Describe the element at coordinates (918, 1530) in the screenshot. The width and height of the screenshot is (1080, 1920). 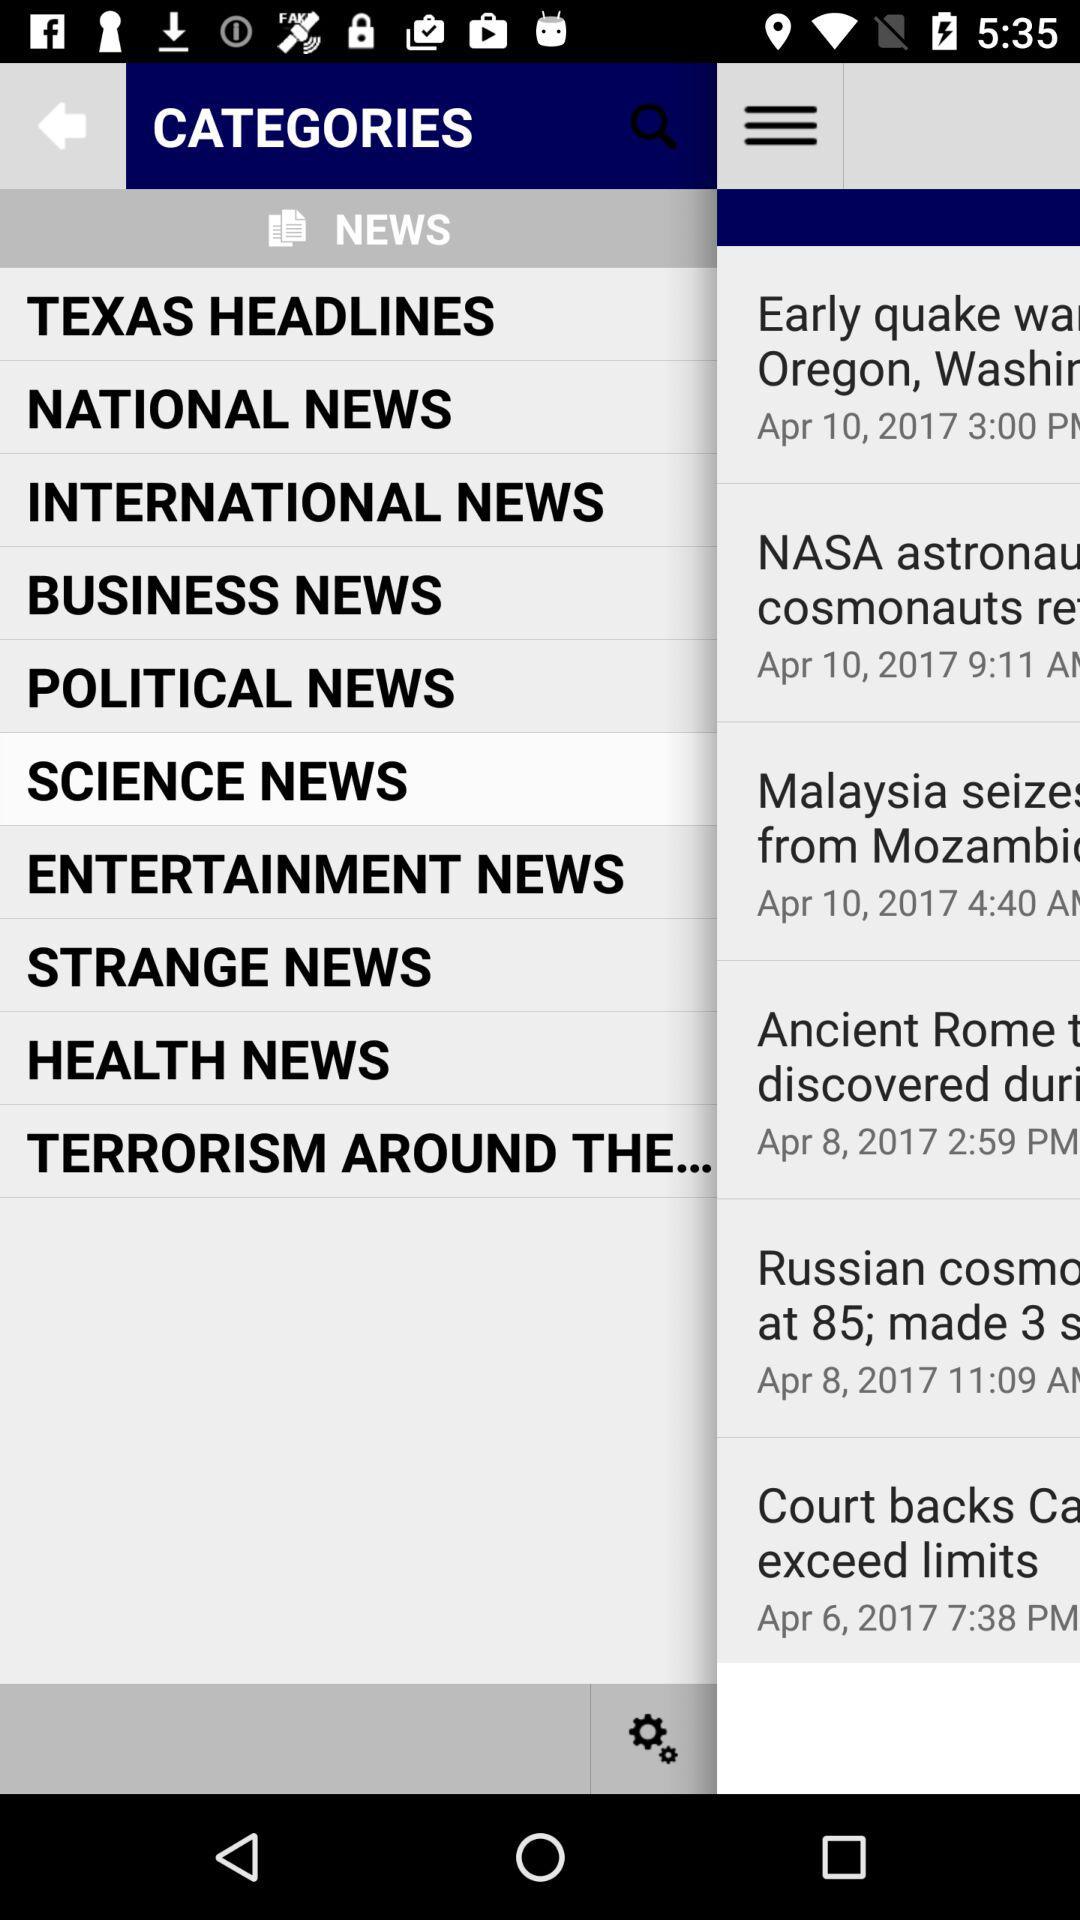
I see `the icon above apr 6 2017 icon` at that location.